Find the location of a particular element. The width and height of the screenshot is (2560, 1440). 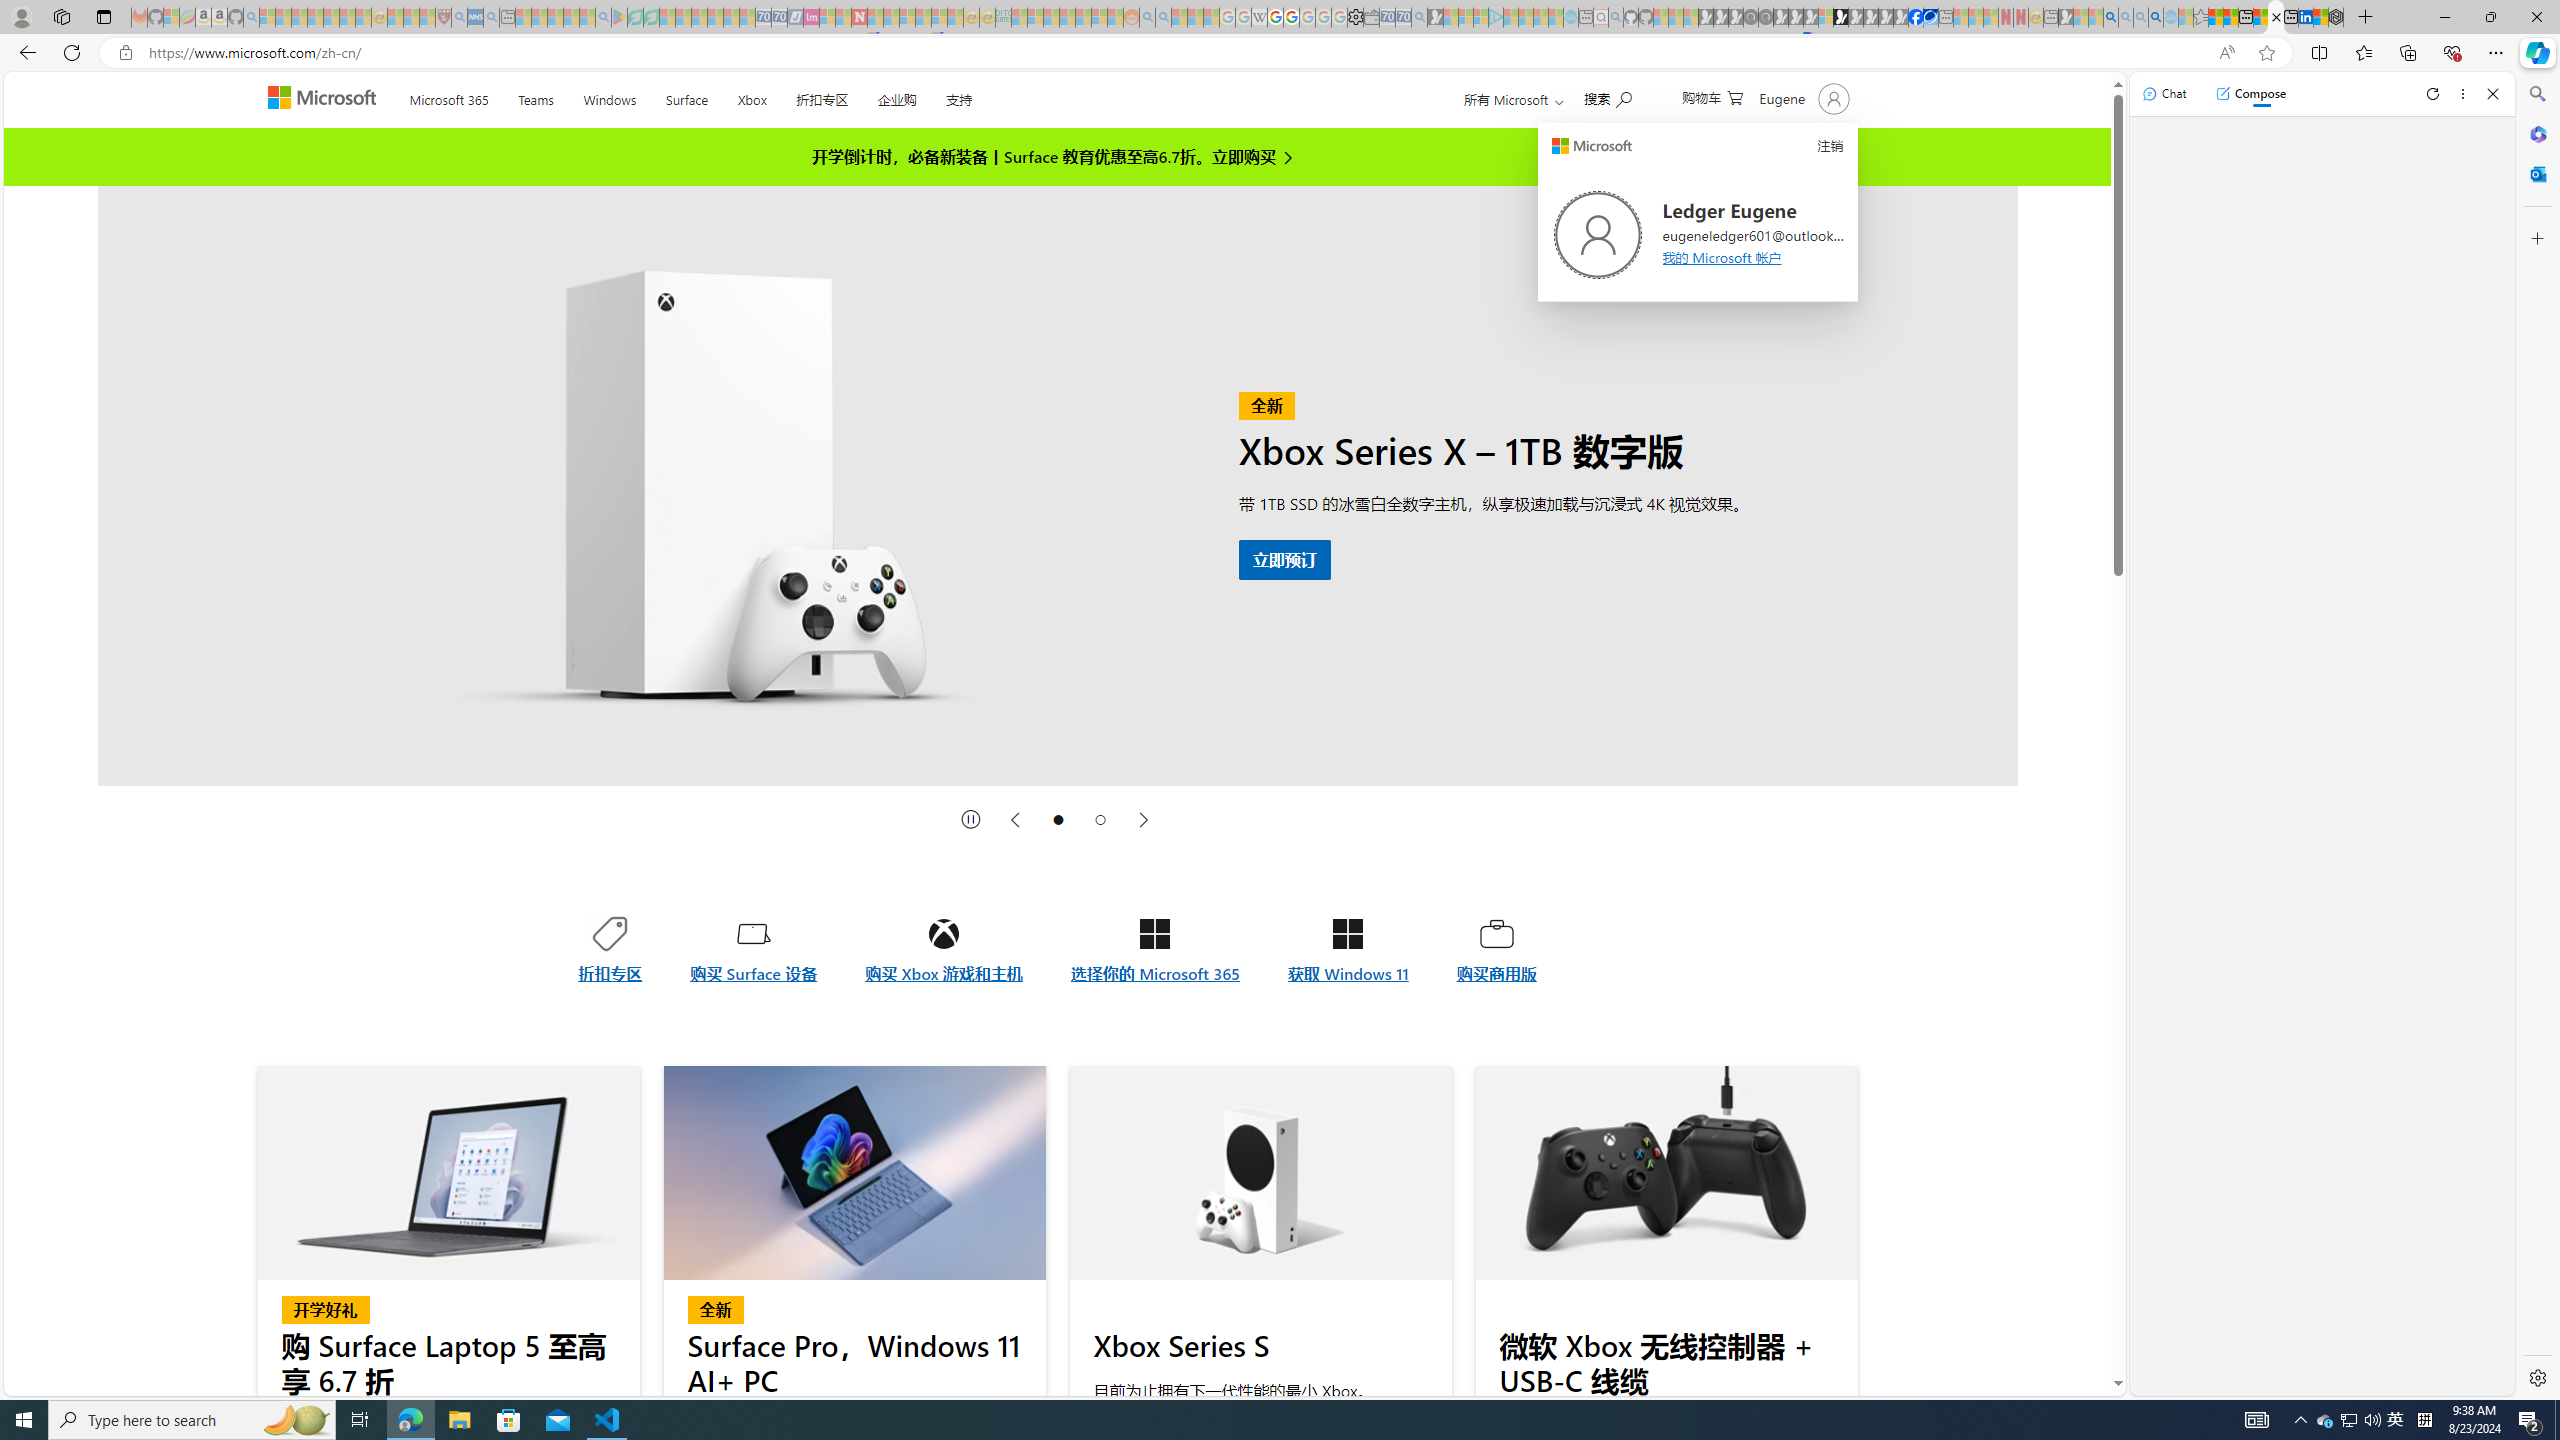

'Personal Profile' is located at coordinates (20, 16).